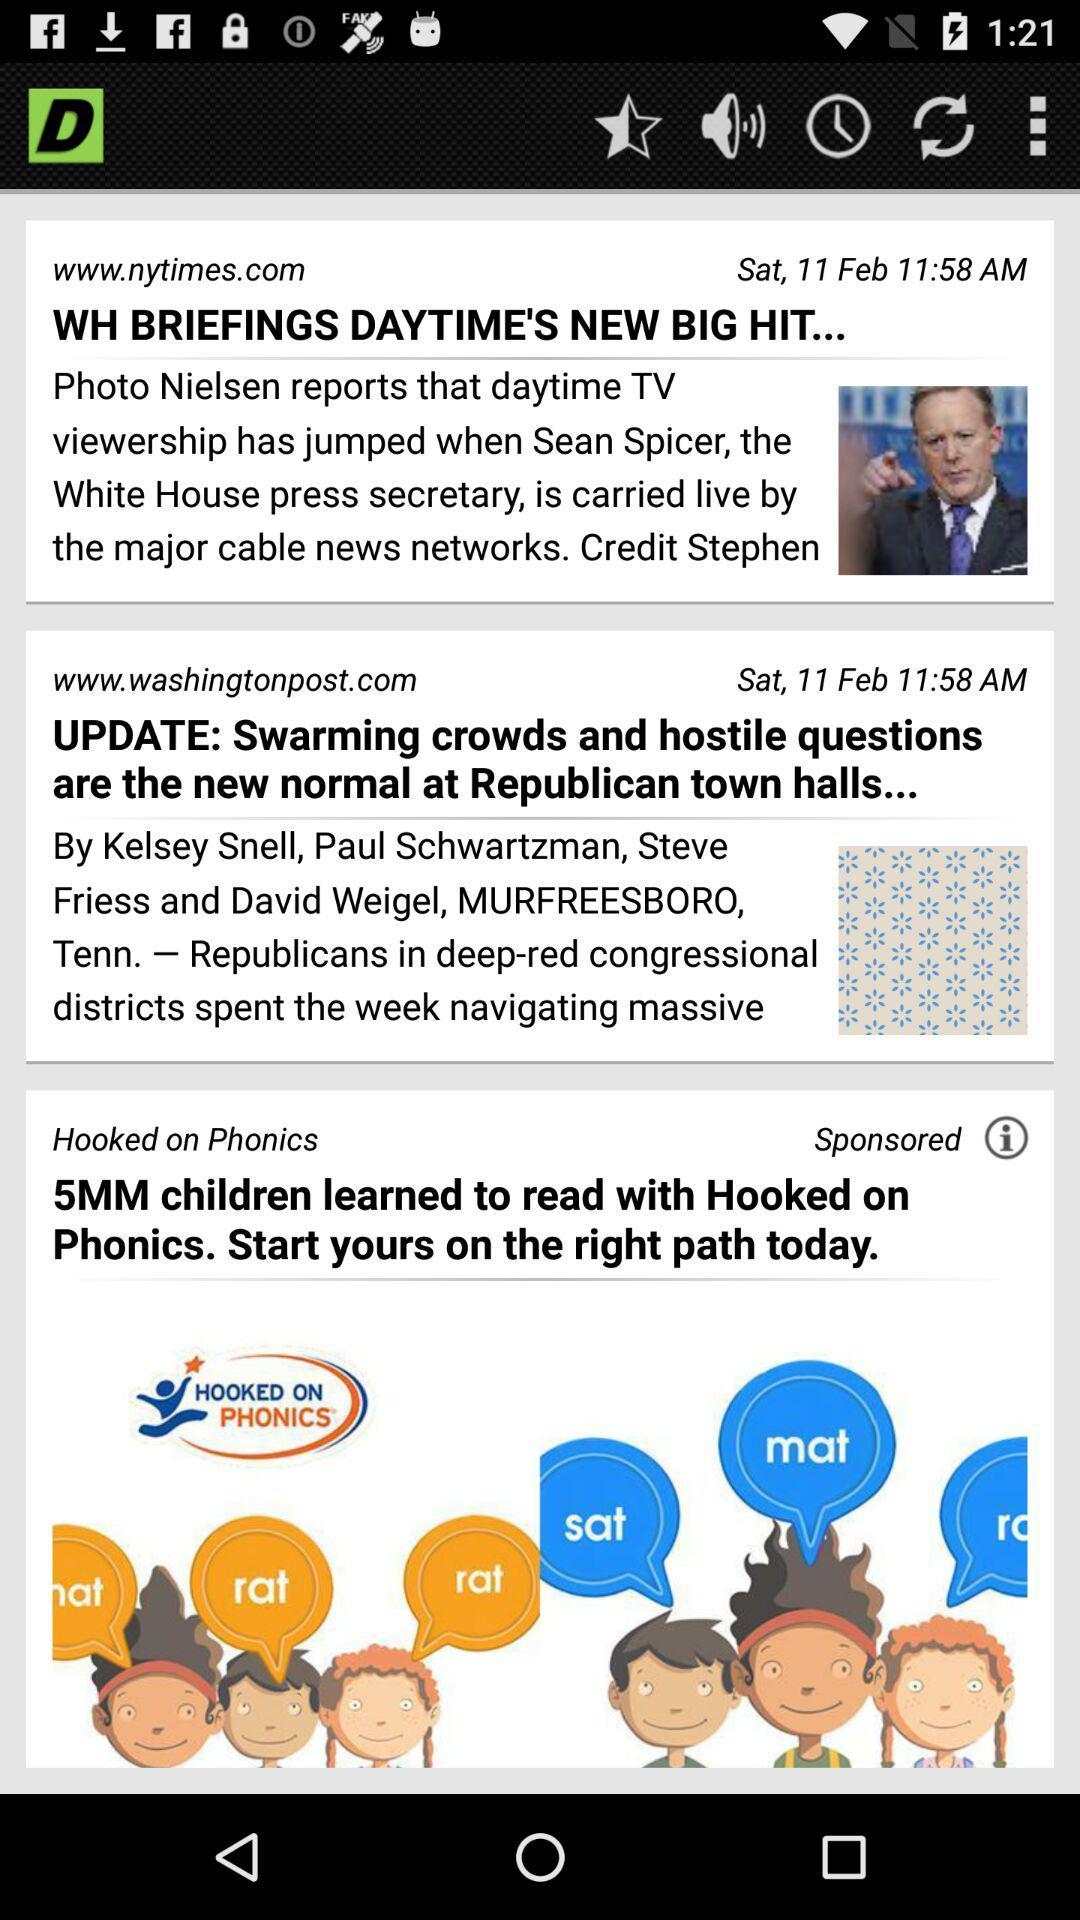 Image resolution: width=1080 pixels, height=1920 pixels. I want to click on wh briefings daytime app, so click(540, 323).